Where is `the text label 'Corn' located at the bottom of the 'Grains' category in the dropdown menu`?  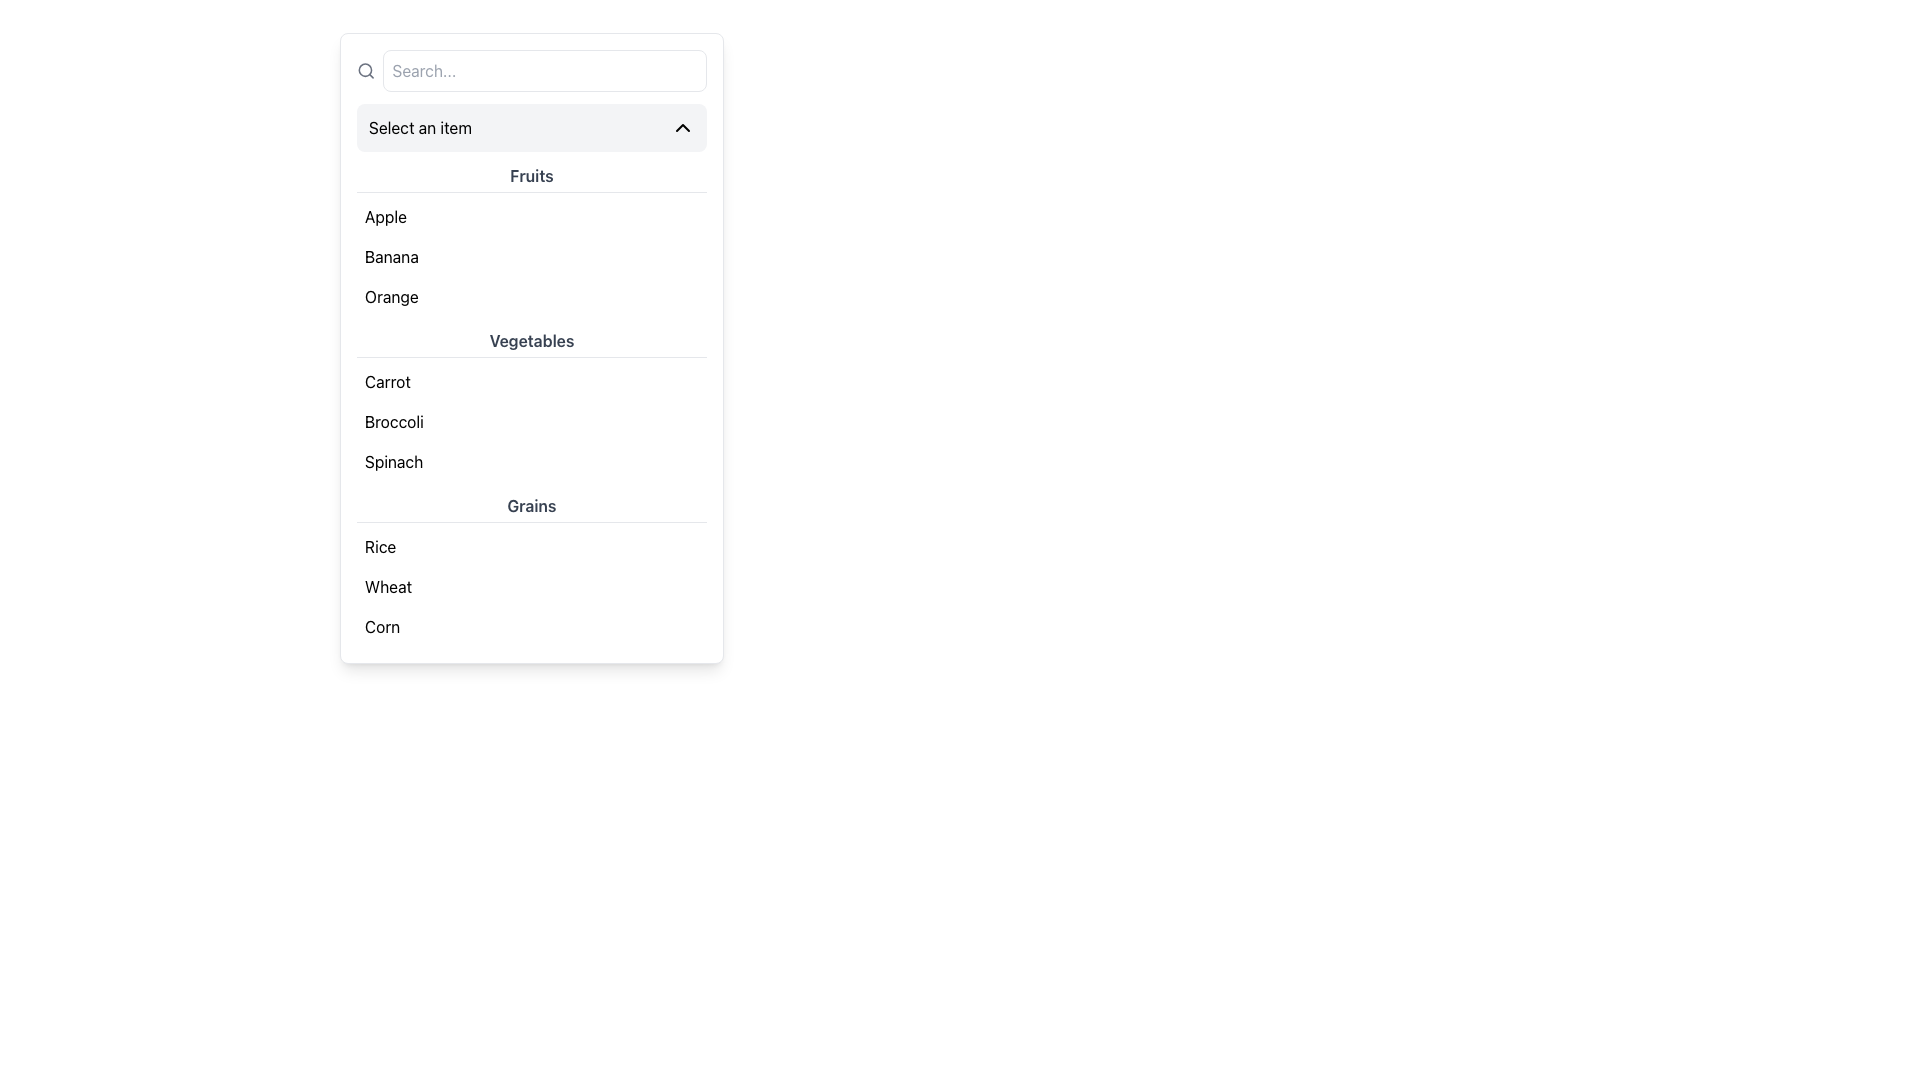
the text label 'Corn' located at the bottom of the 'Grains' category in the dropdown menu is located at coordinates (382, 626).